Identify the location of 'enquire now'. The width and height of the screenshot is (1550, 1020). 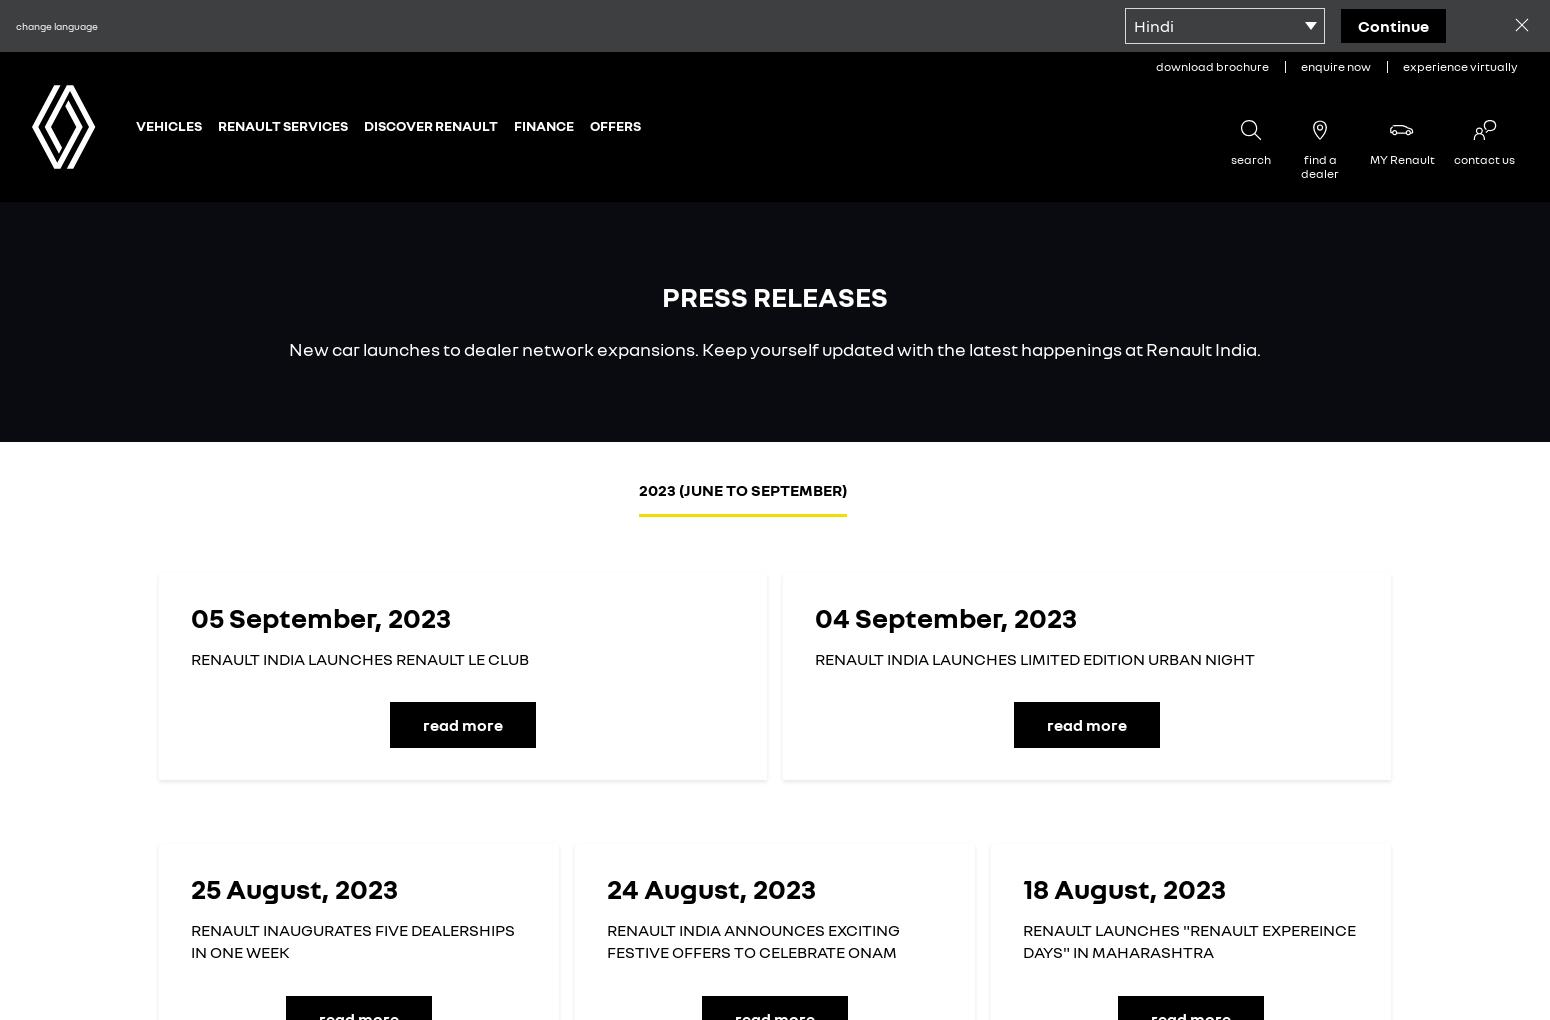
(1335, 66).